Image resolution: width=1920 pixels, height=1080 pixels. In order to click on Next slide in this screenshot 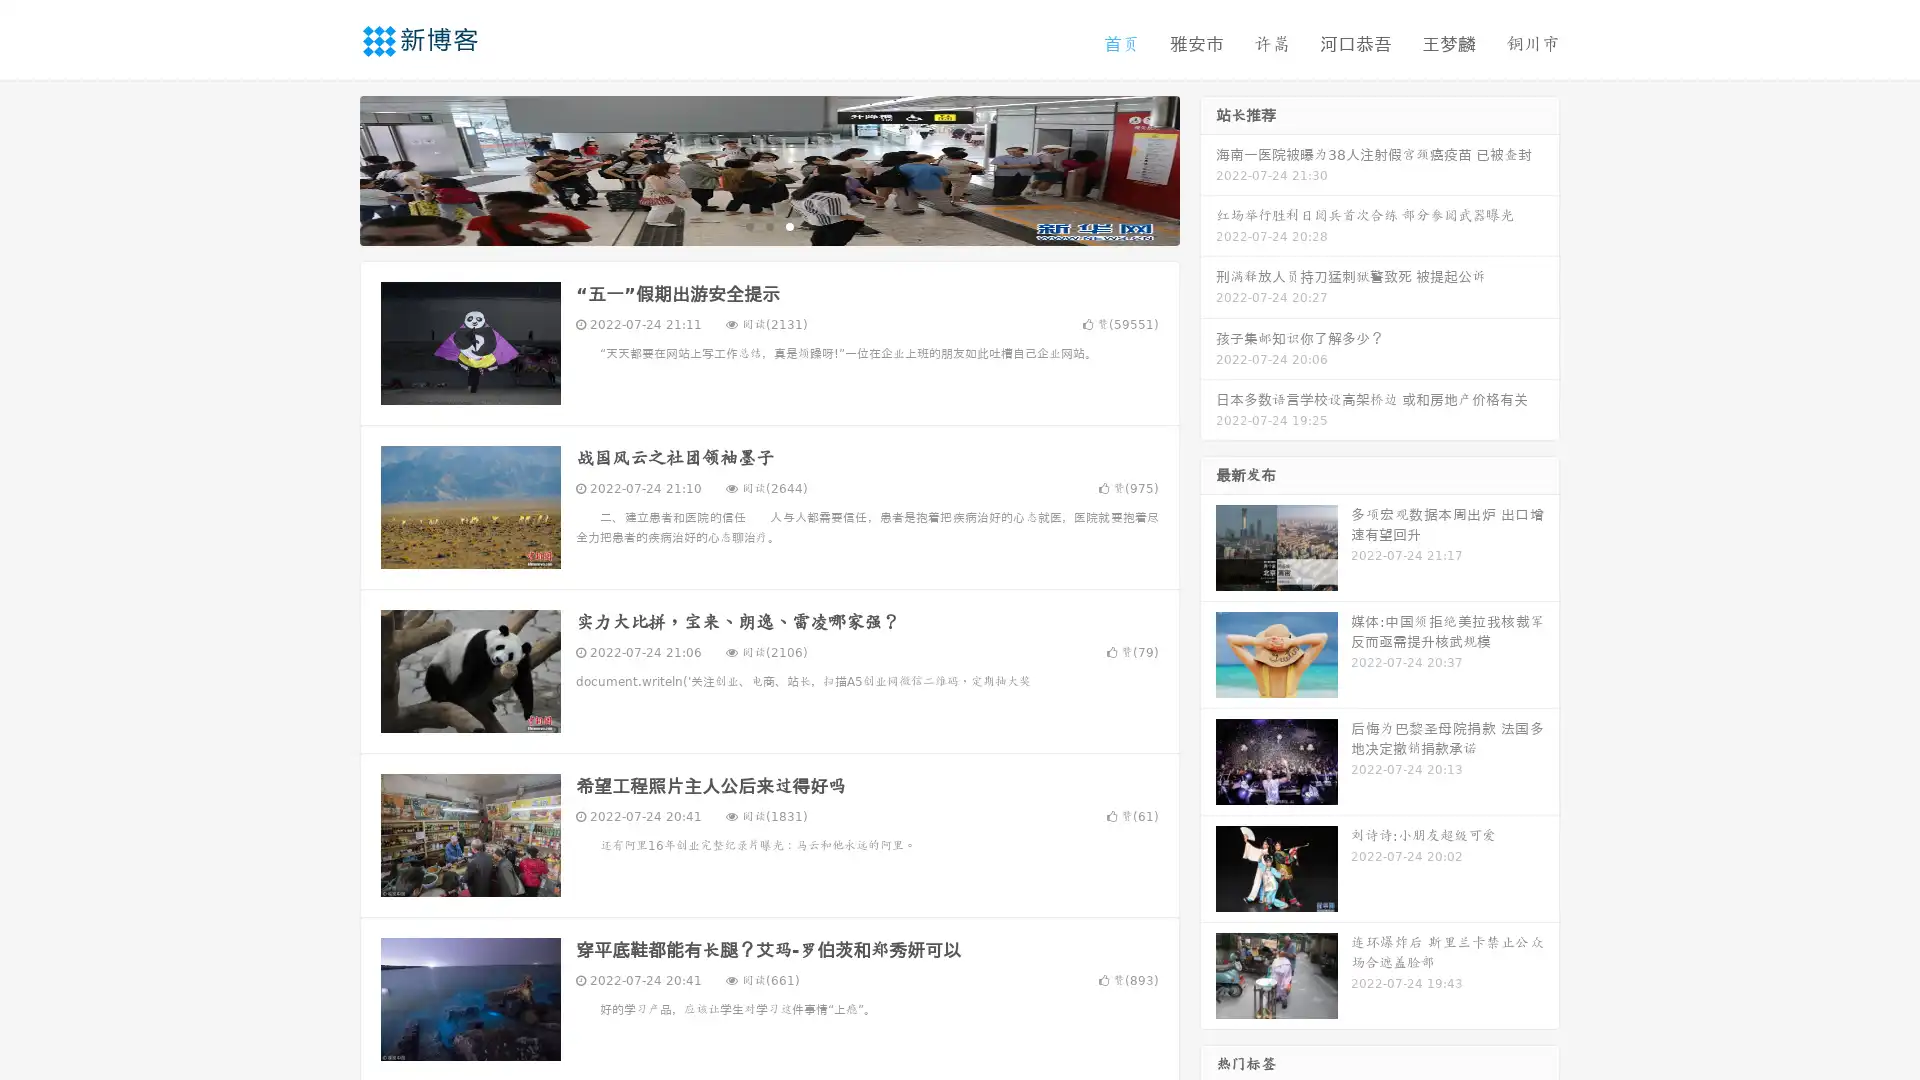, I will do `click(1208, 168)`.